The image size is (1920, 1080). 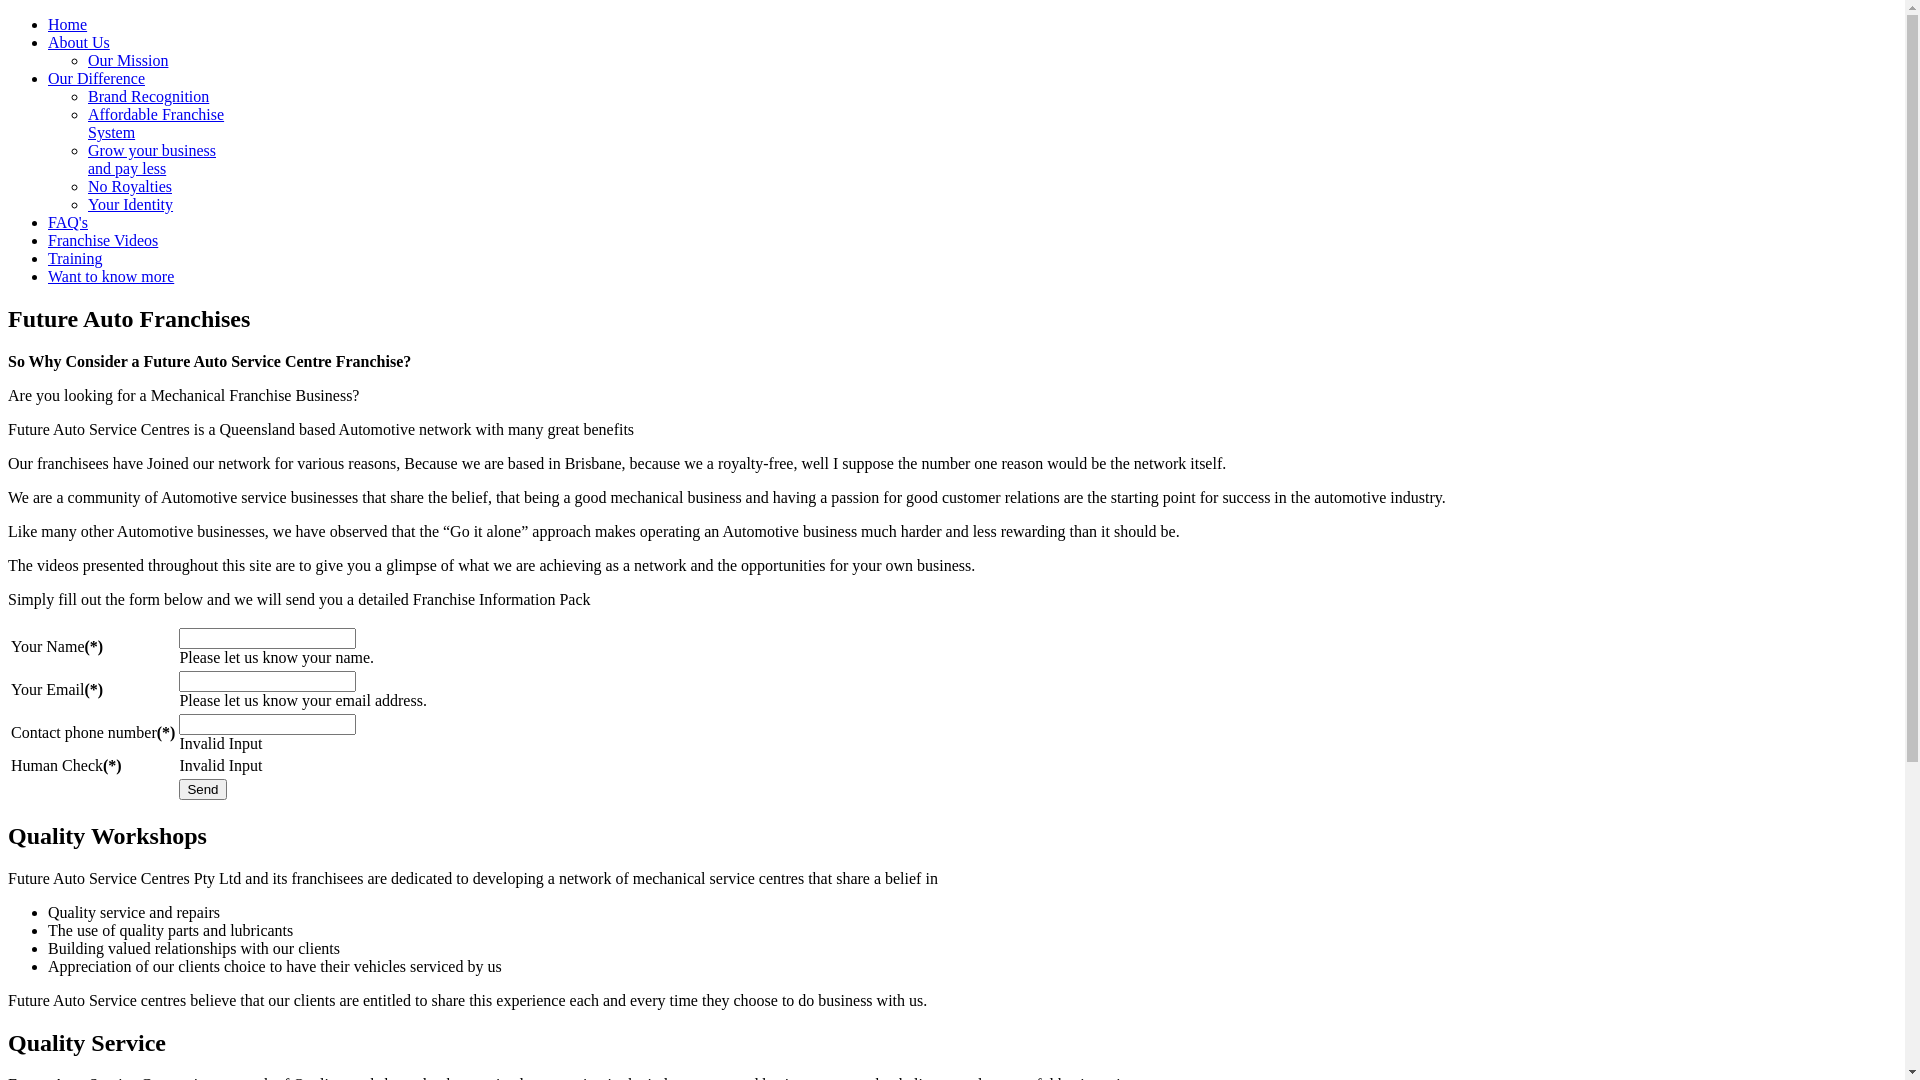 What do you see at coordinates (86, 204) in the screenshot?
I see `'Your Identity'` at bounding box center [86, 204].